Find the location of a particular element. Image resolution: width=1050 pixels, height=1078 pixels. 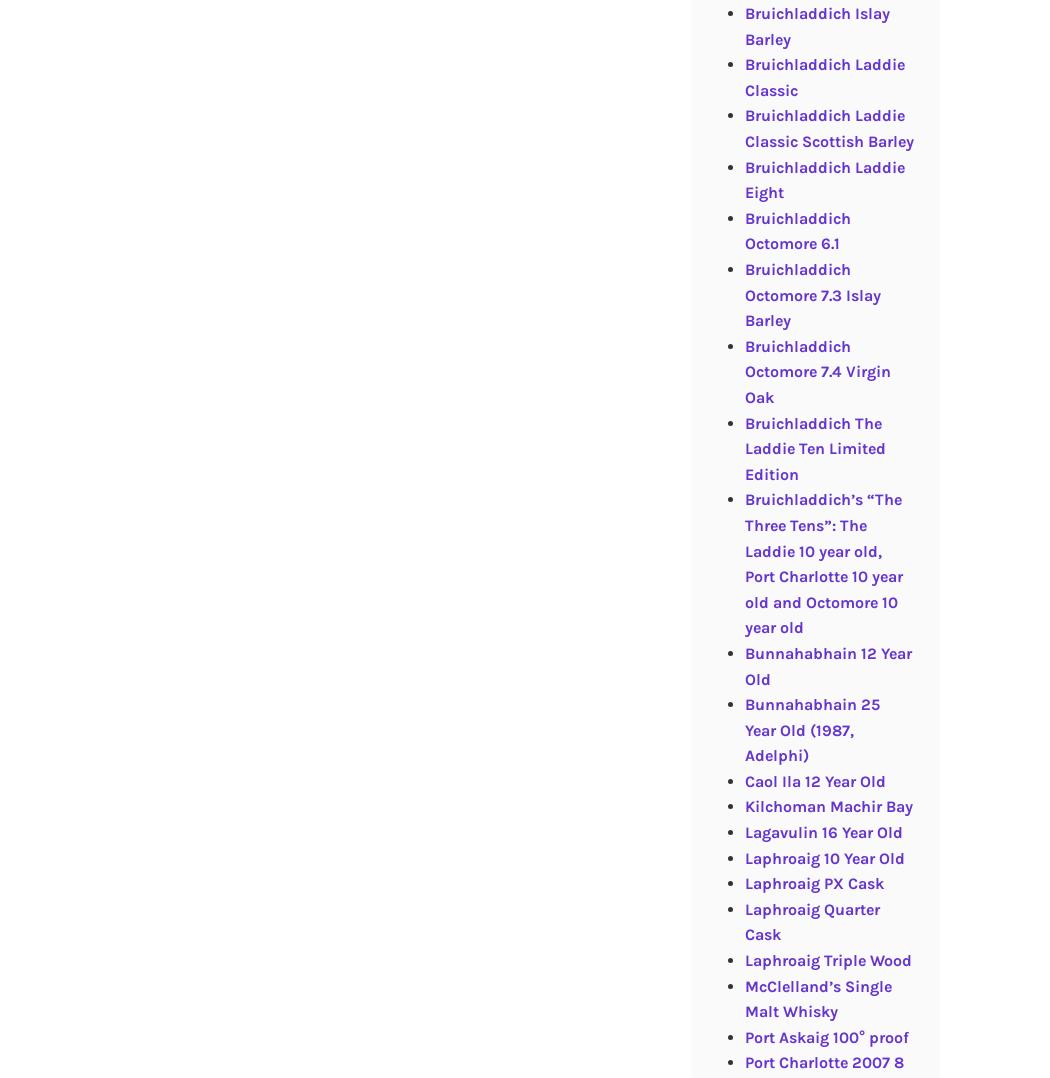

'Bruichladdich Laddie Eight' is located at coordinates (823, 178).